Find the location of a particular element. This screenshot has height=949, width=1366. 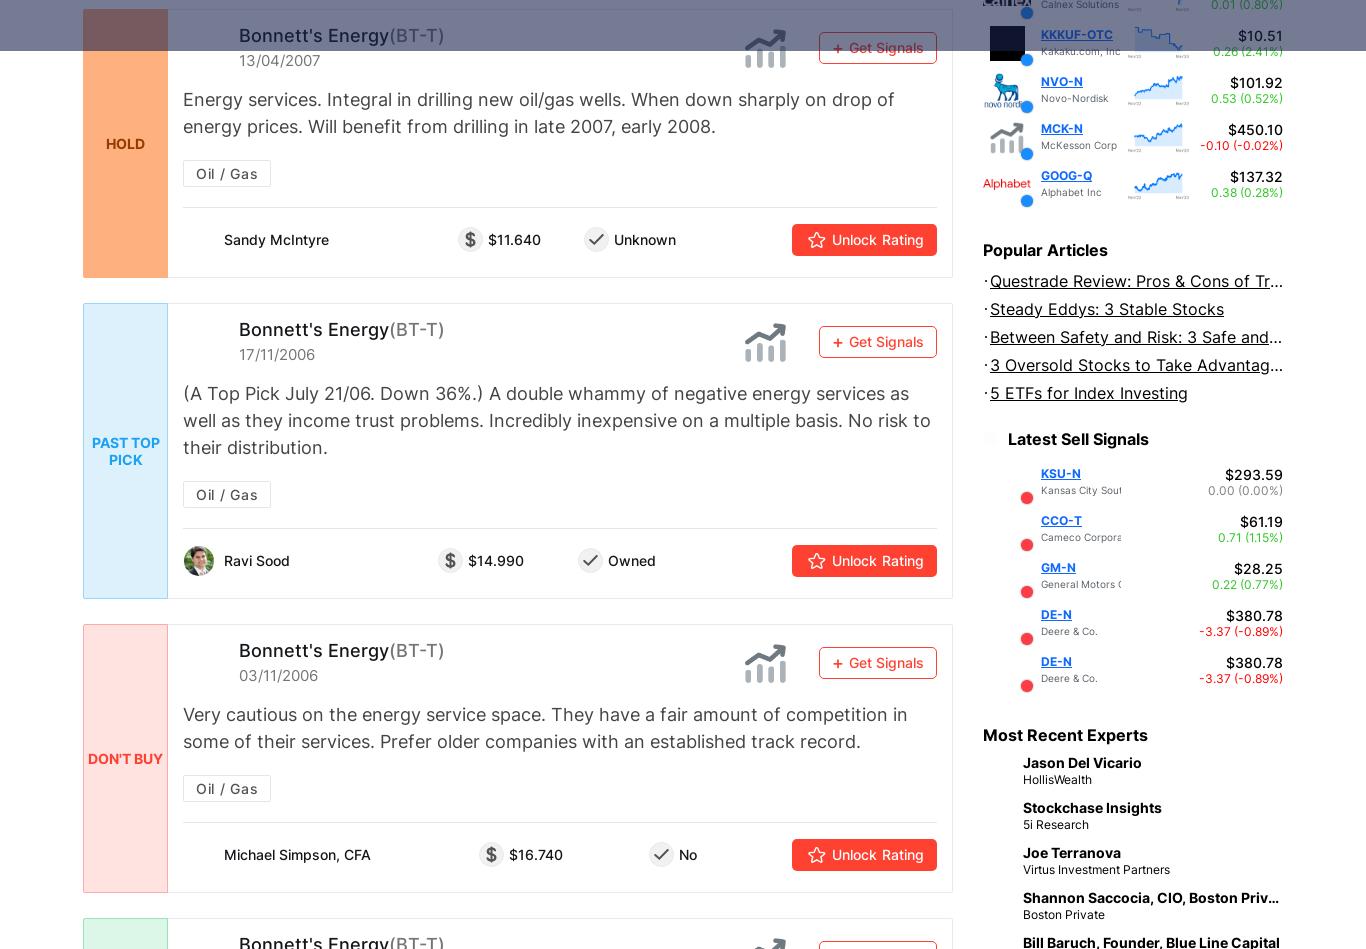

'$137.32' is located at coordinates (1255, 175).